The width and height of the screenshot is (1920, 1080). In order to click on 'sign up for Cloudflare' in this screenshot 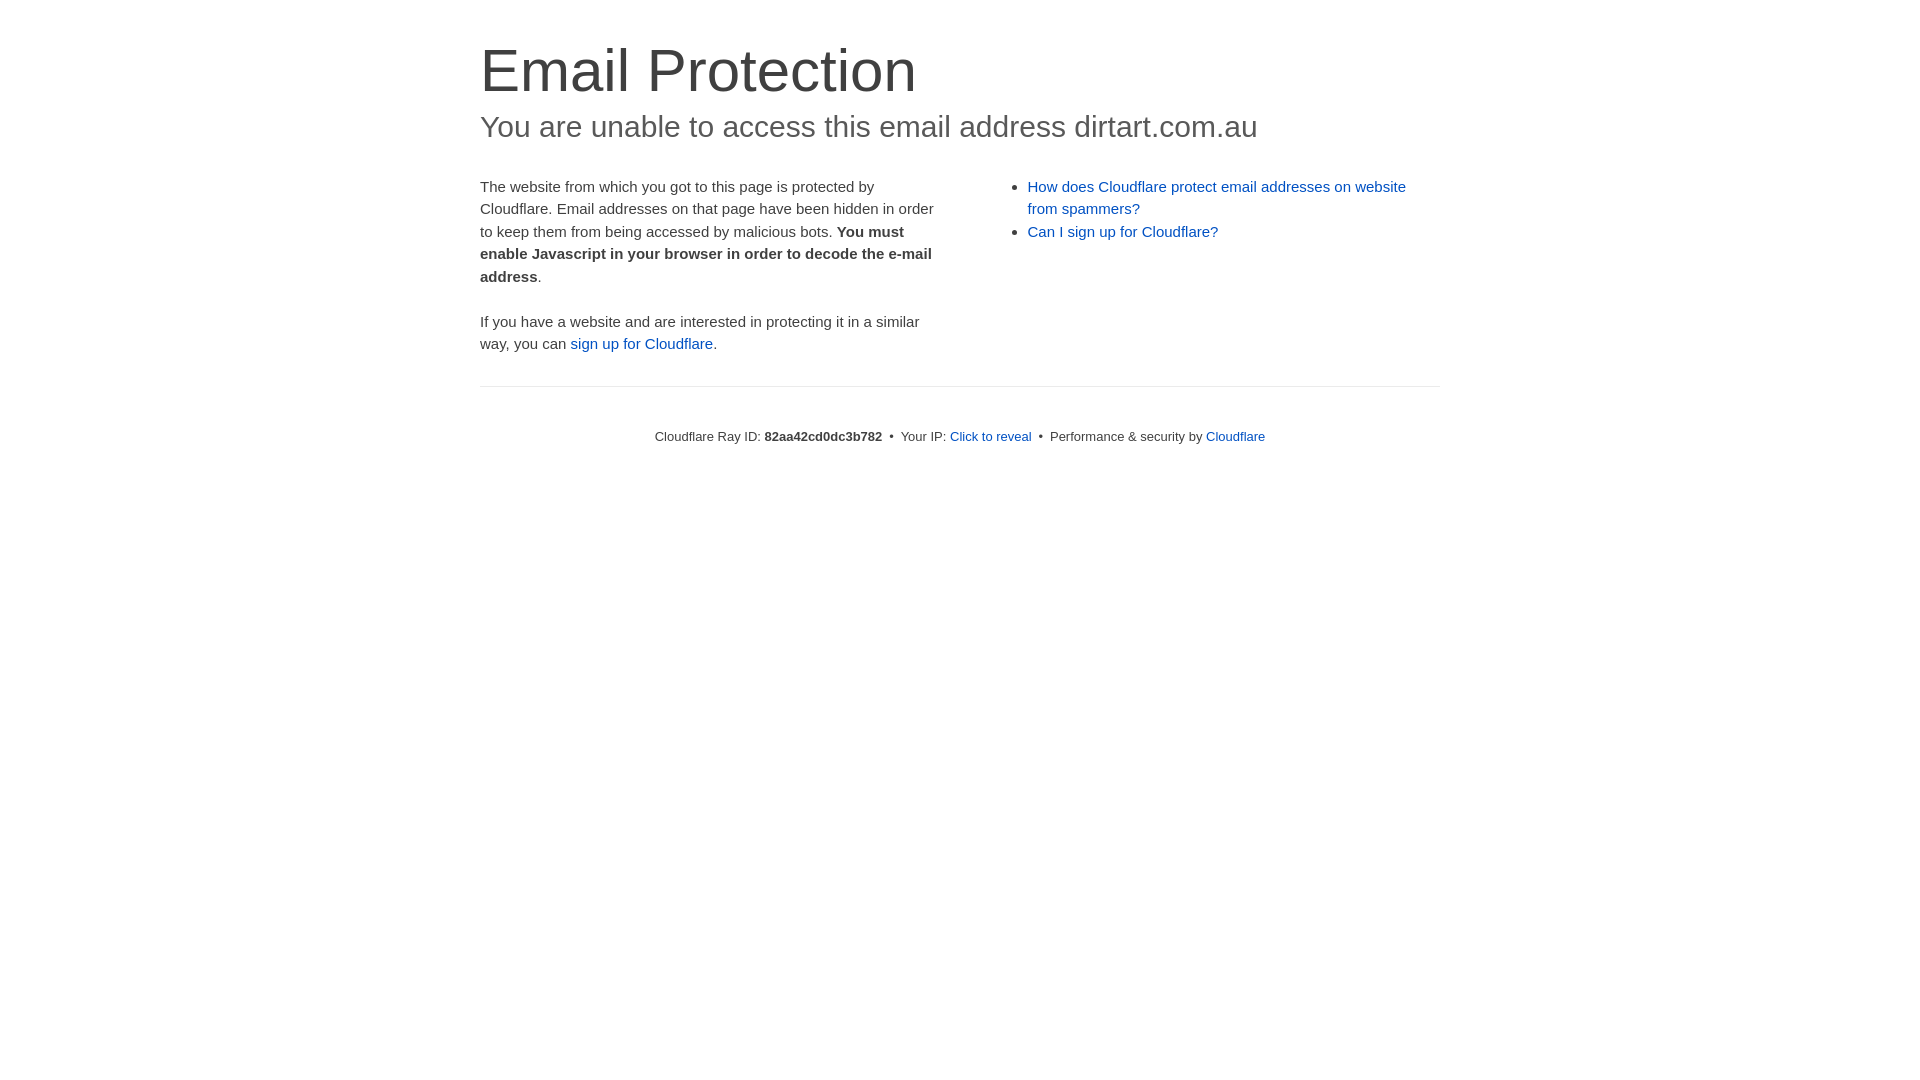, I will do `click(642, 342)`.